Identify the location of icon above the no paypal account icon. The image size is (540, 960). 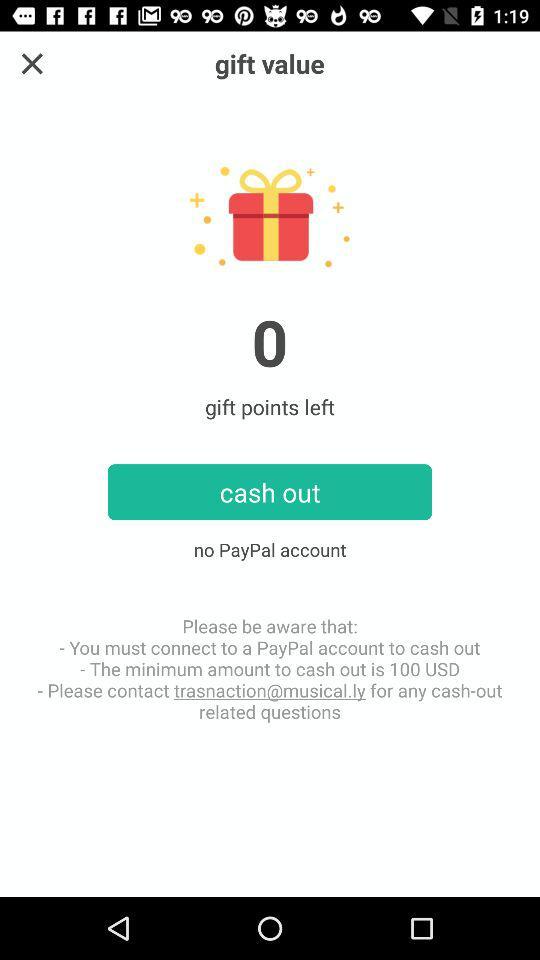
(31, 63).